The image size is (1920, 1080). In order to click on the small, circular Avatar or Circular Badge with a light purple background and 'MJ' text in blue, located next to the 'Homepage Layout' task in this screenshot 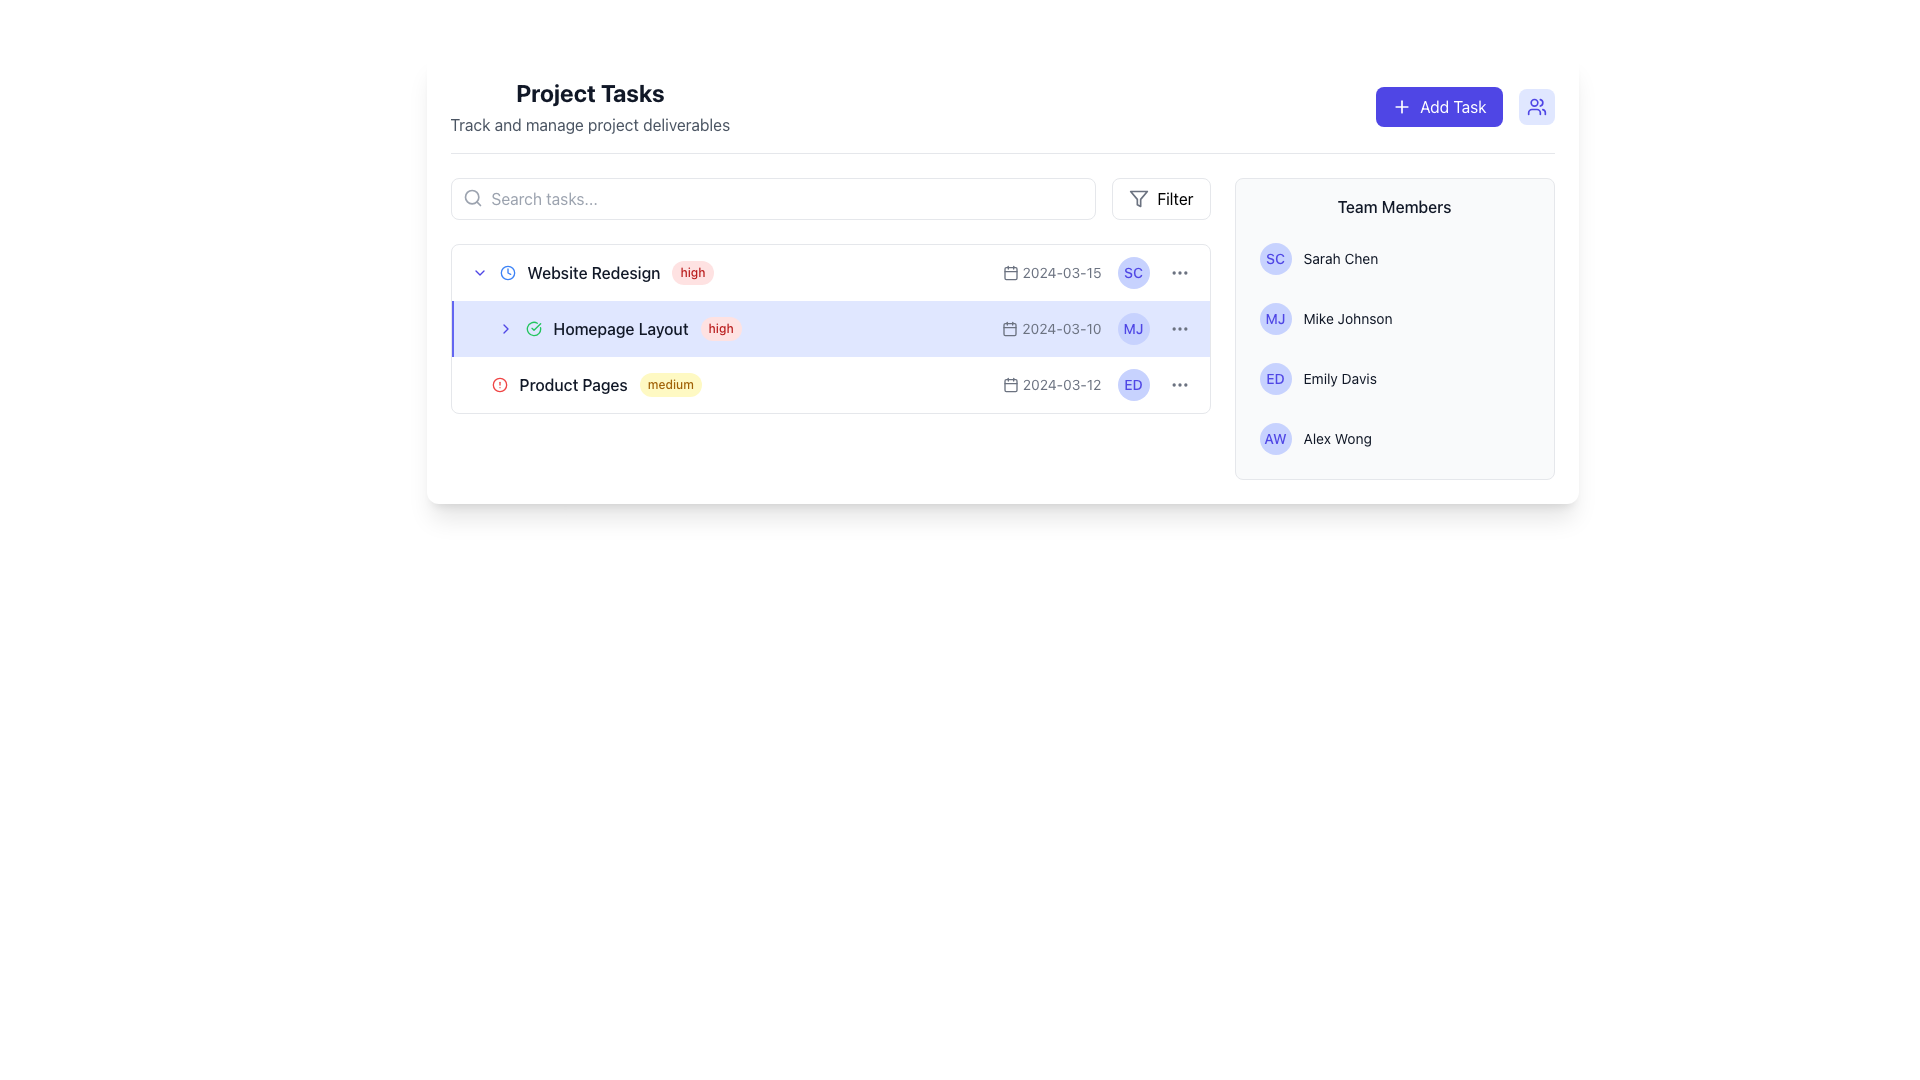, I will do `click(1133, 327)`.